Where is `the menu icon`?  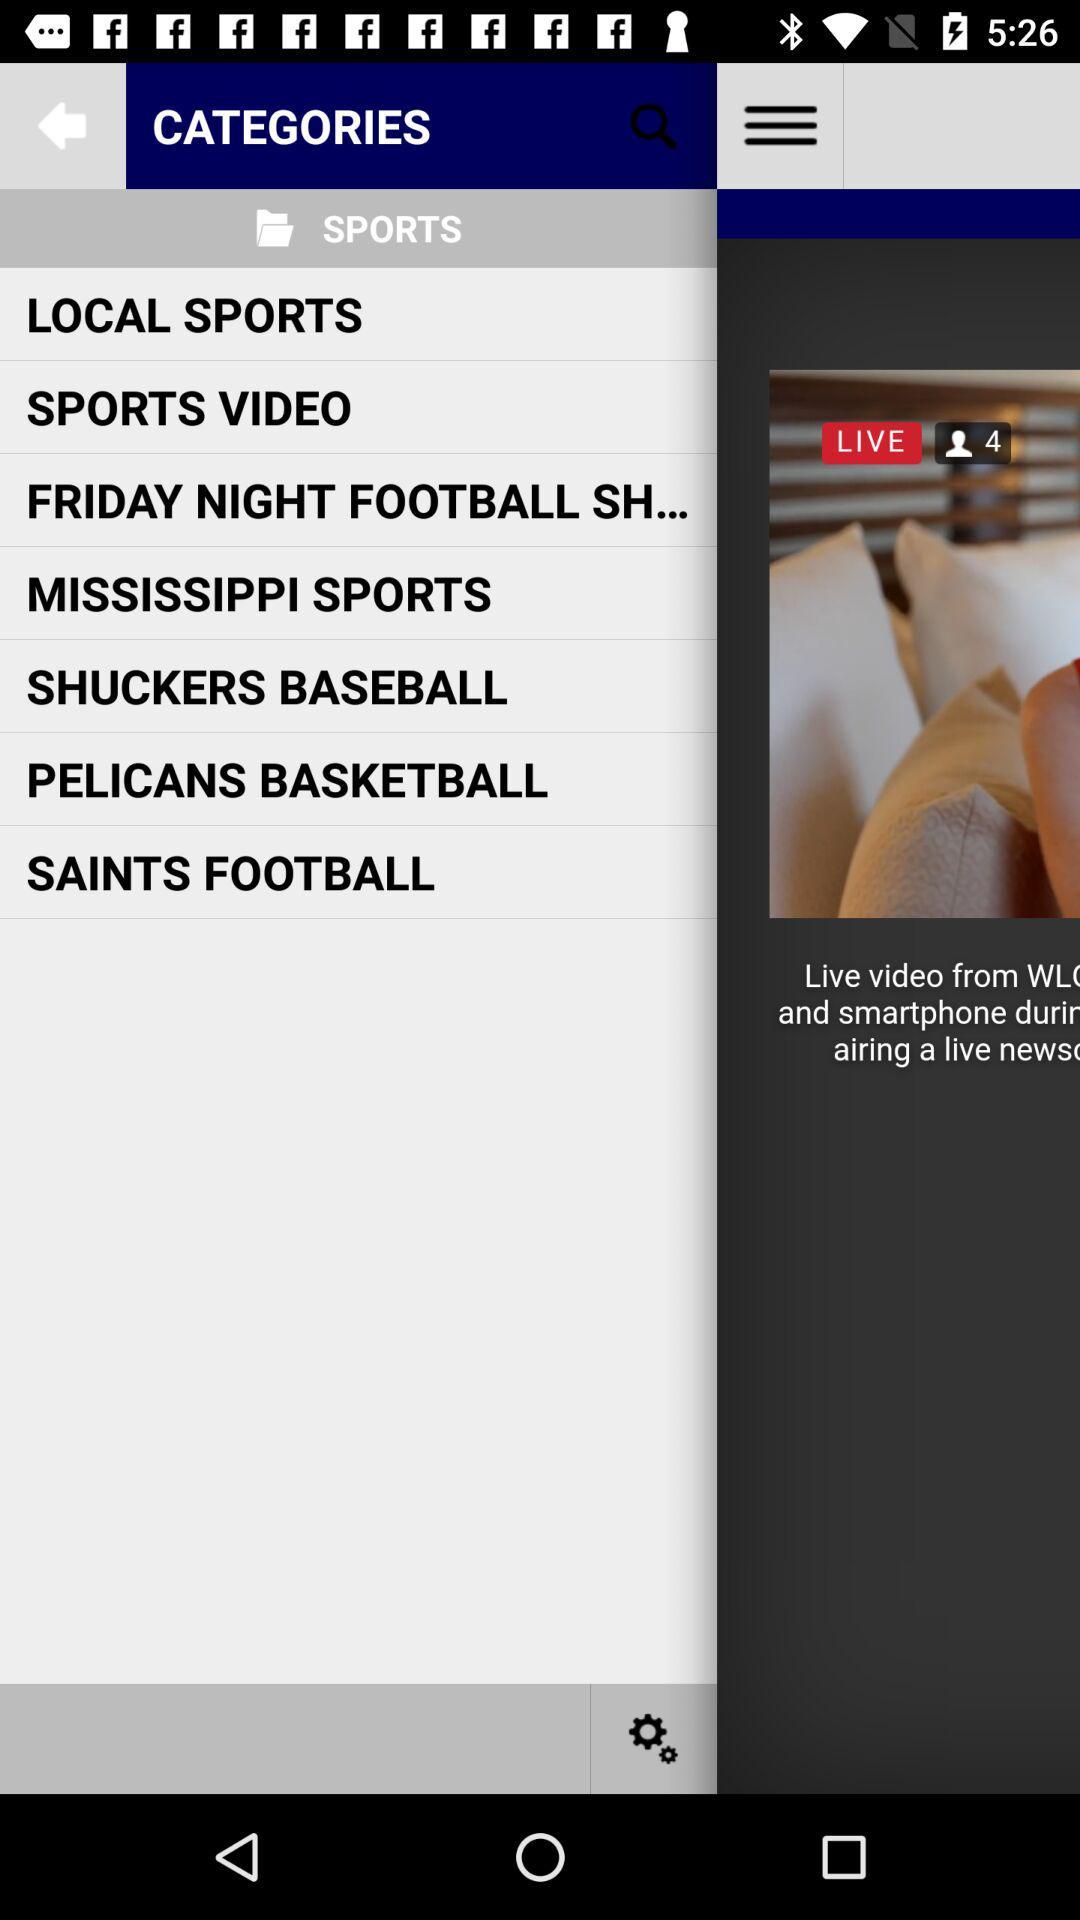
the menu icon is located at coordinates (778, 124).